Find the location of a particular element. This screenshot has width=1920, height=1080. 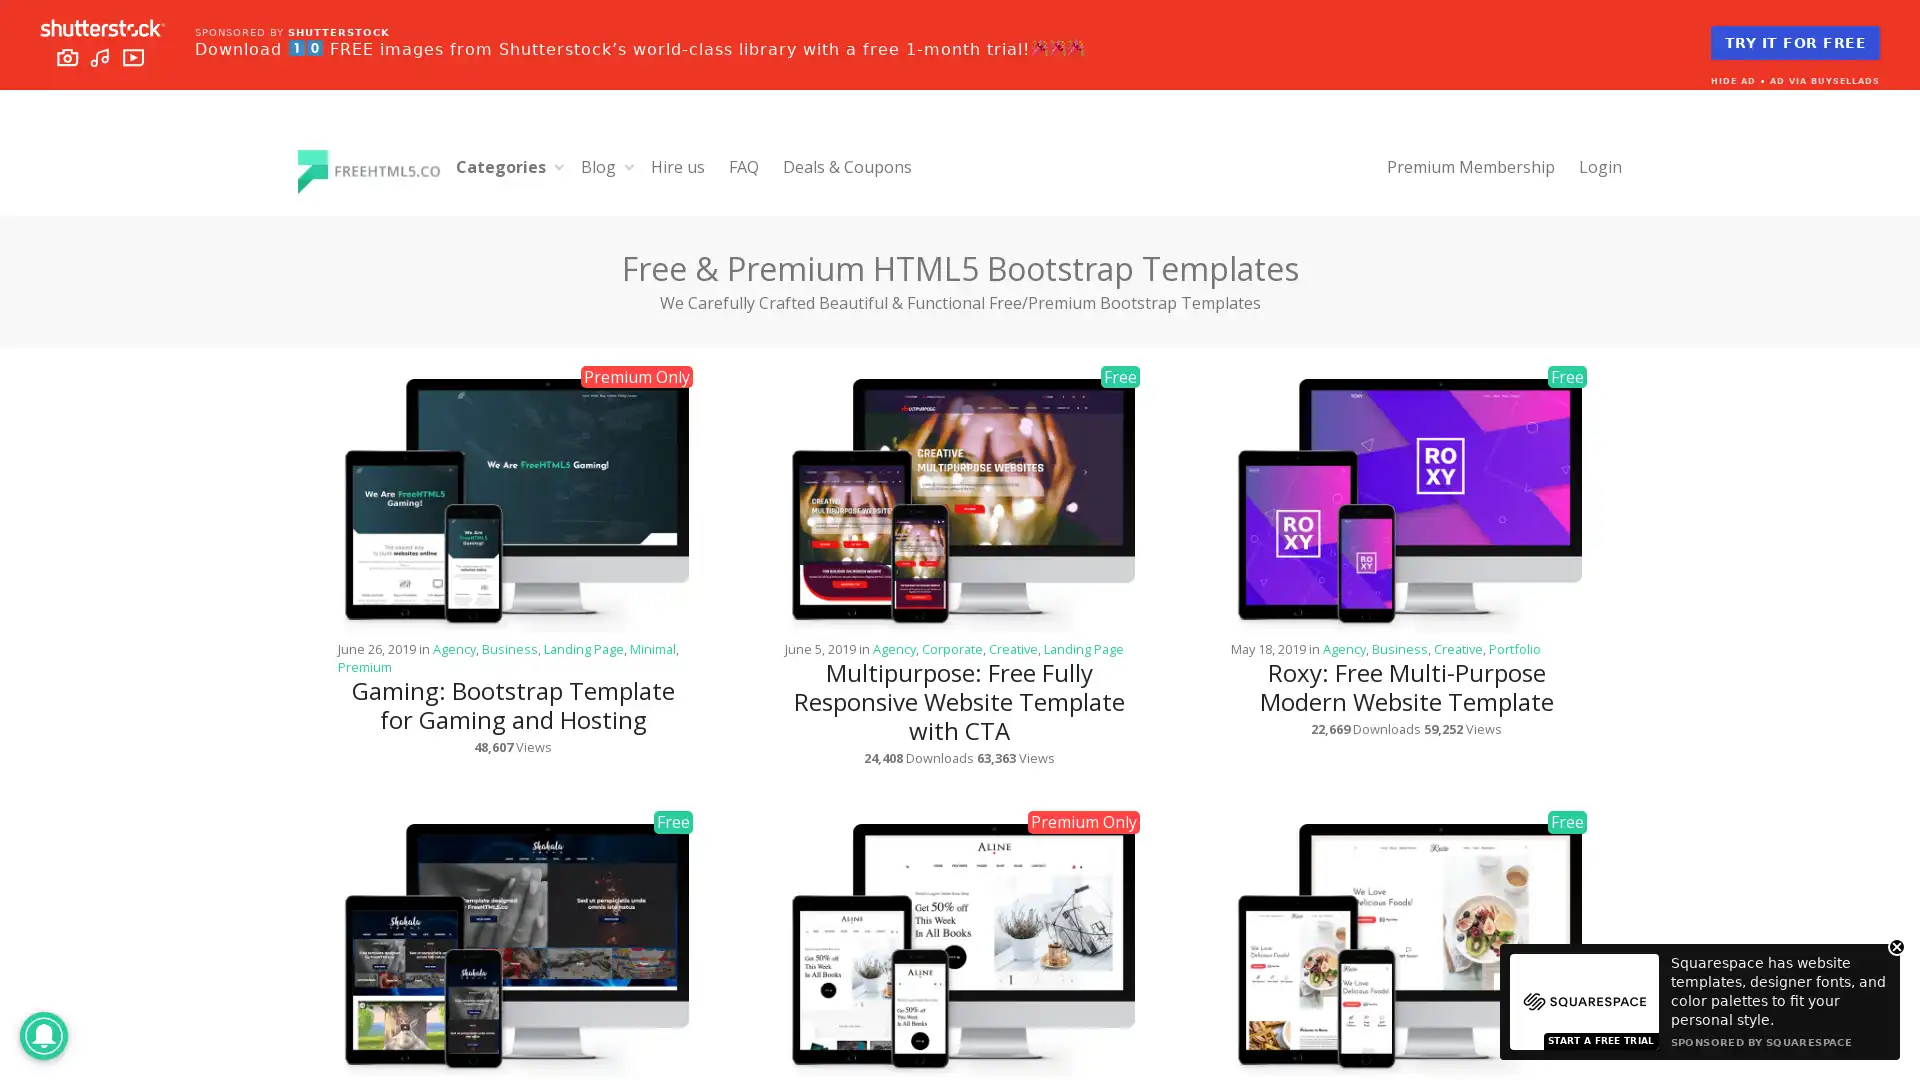

Expand child menu is located at coordinates (628, 165).